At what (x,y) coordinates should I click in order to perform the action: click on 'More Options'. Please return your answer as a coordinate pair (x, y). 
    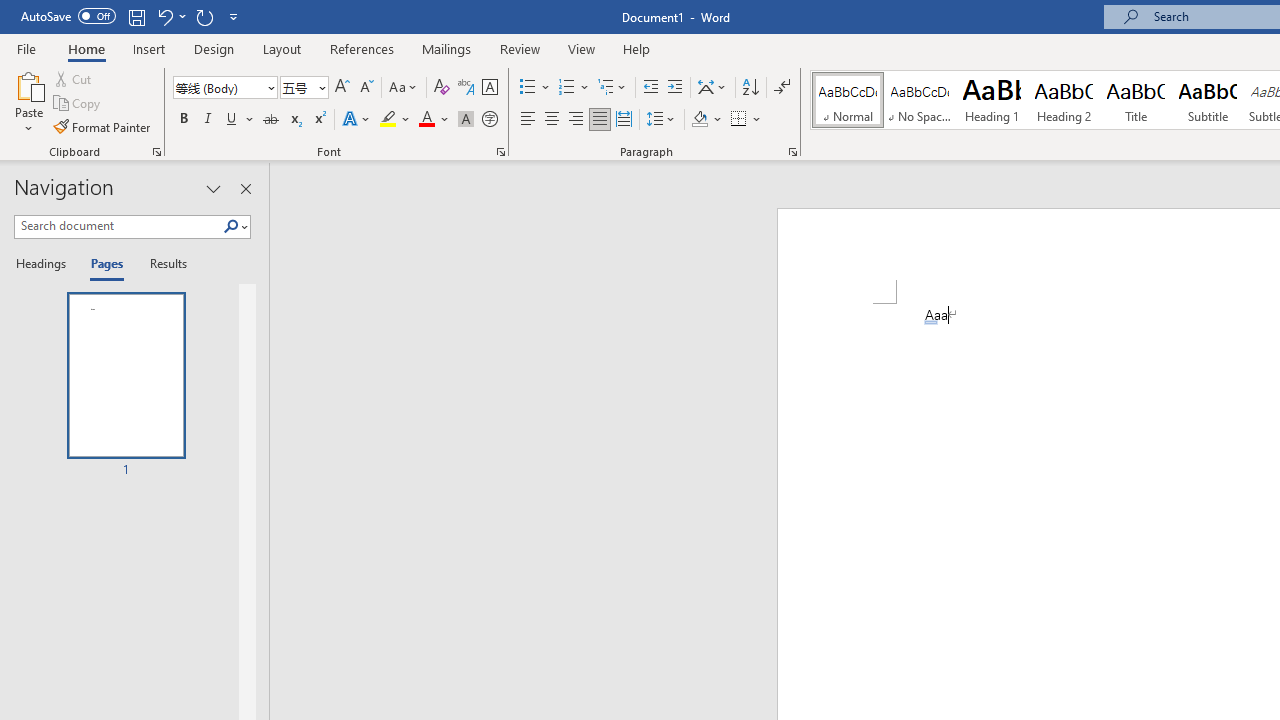
    Looking at the image, I should click on (756, 119).